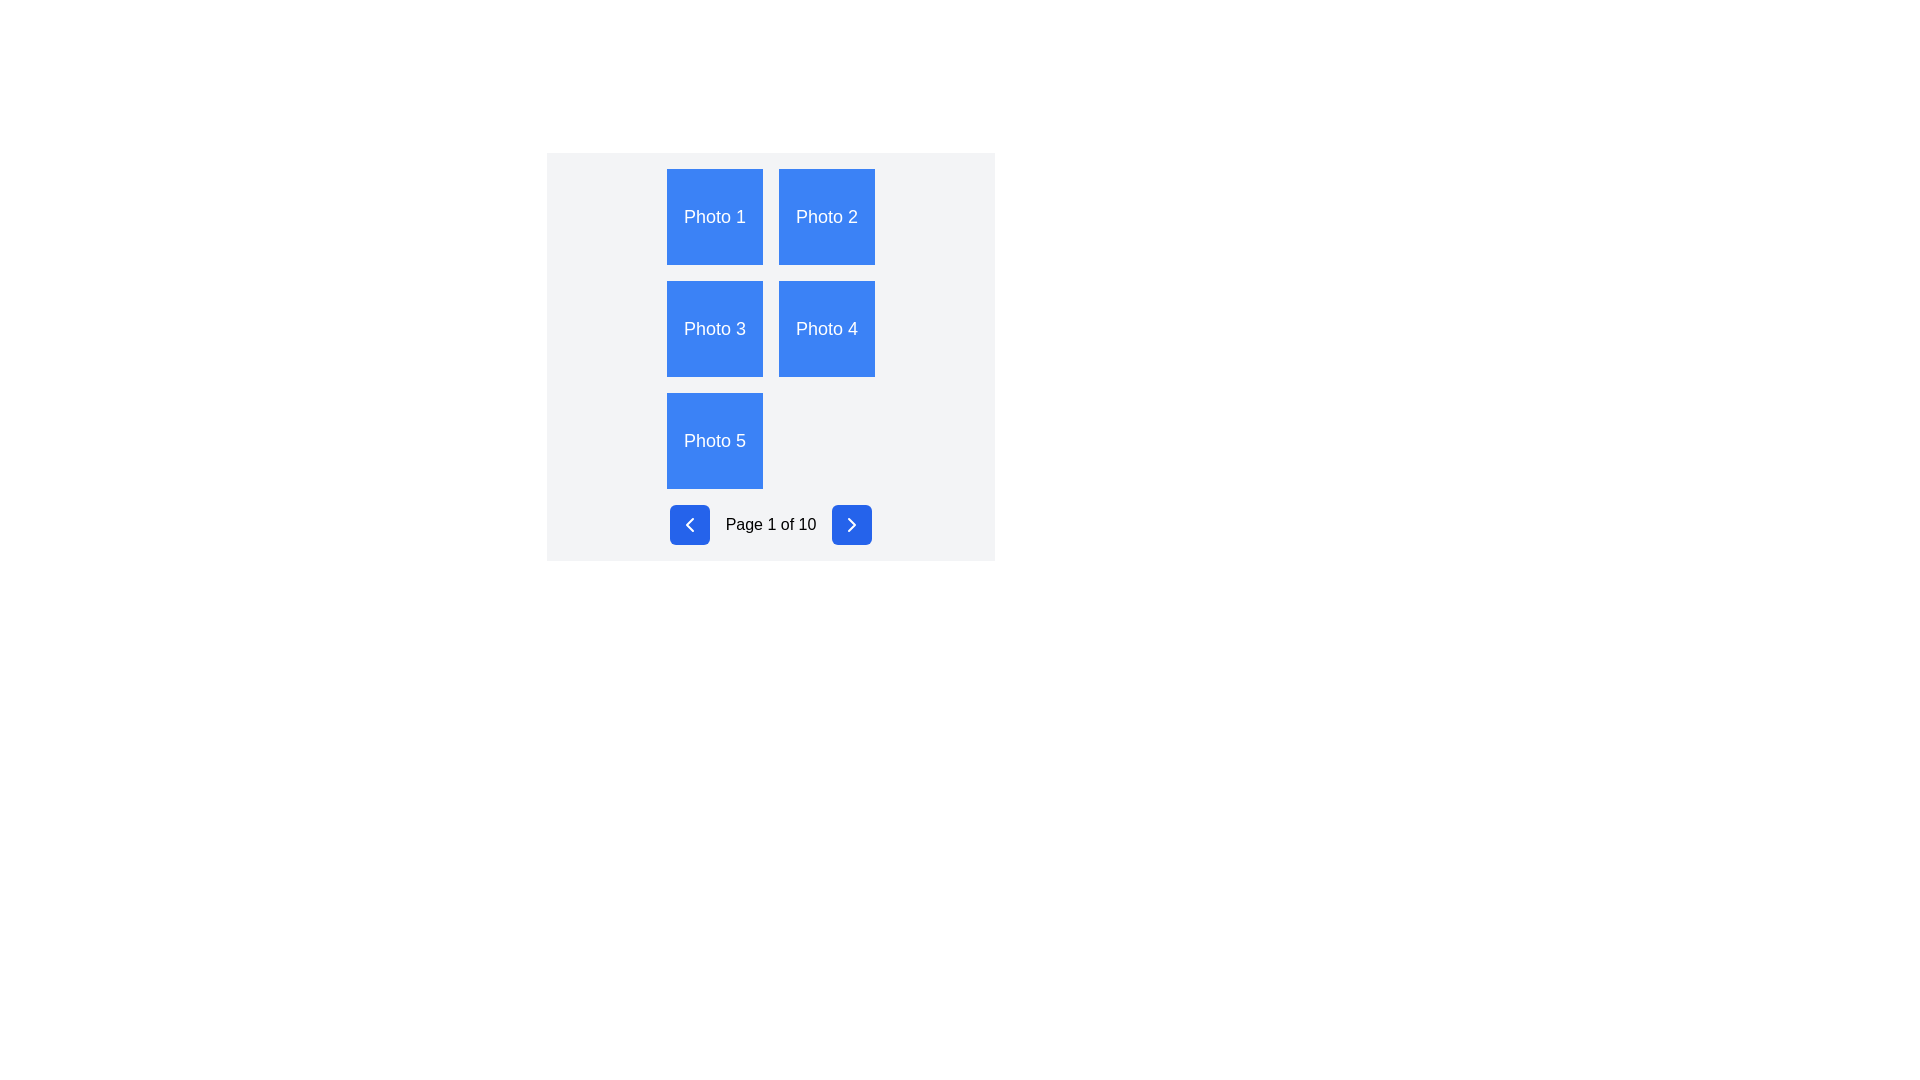 The image size is (1920, 1080). What do you see at coordinates (689, 523) in the screenshot?
I see `the blue rounded button containing the chevron-left icon` at bounding box center [689, 523].